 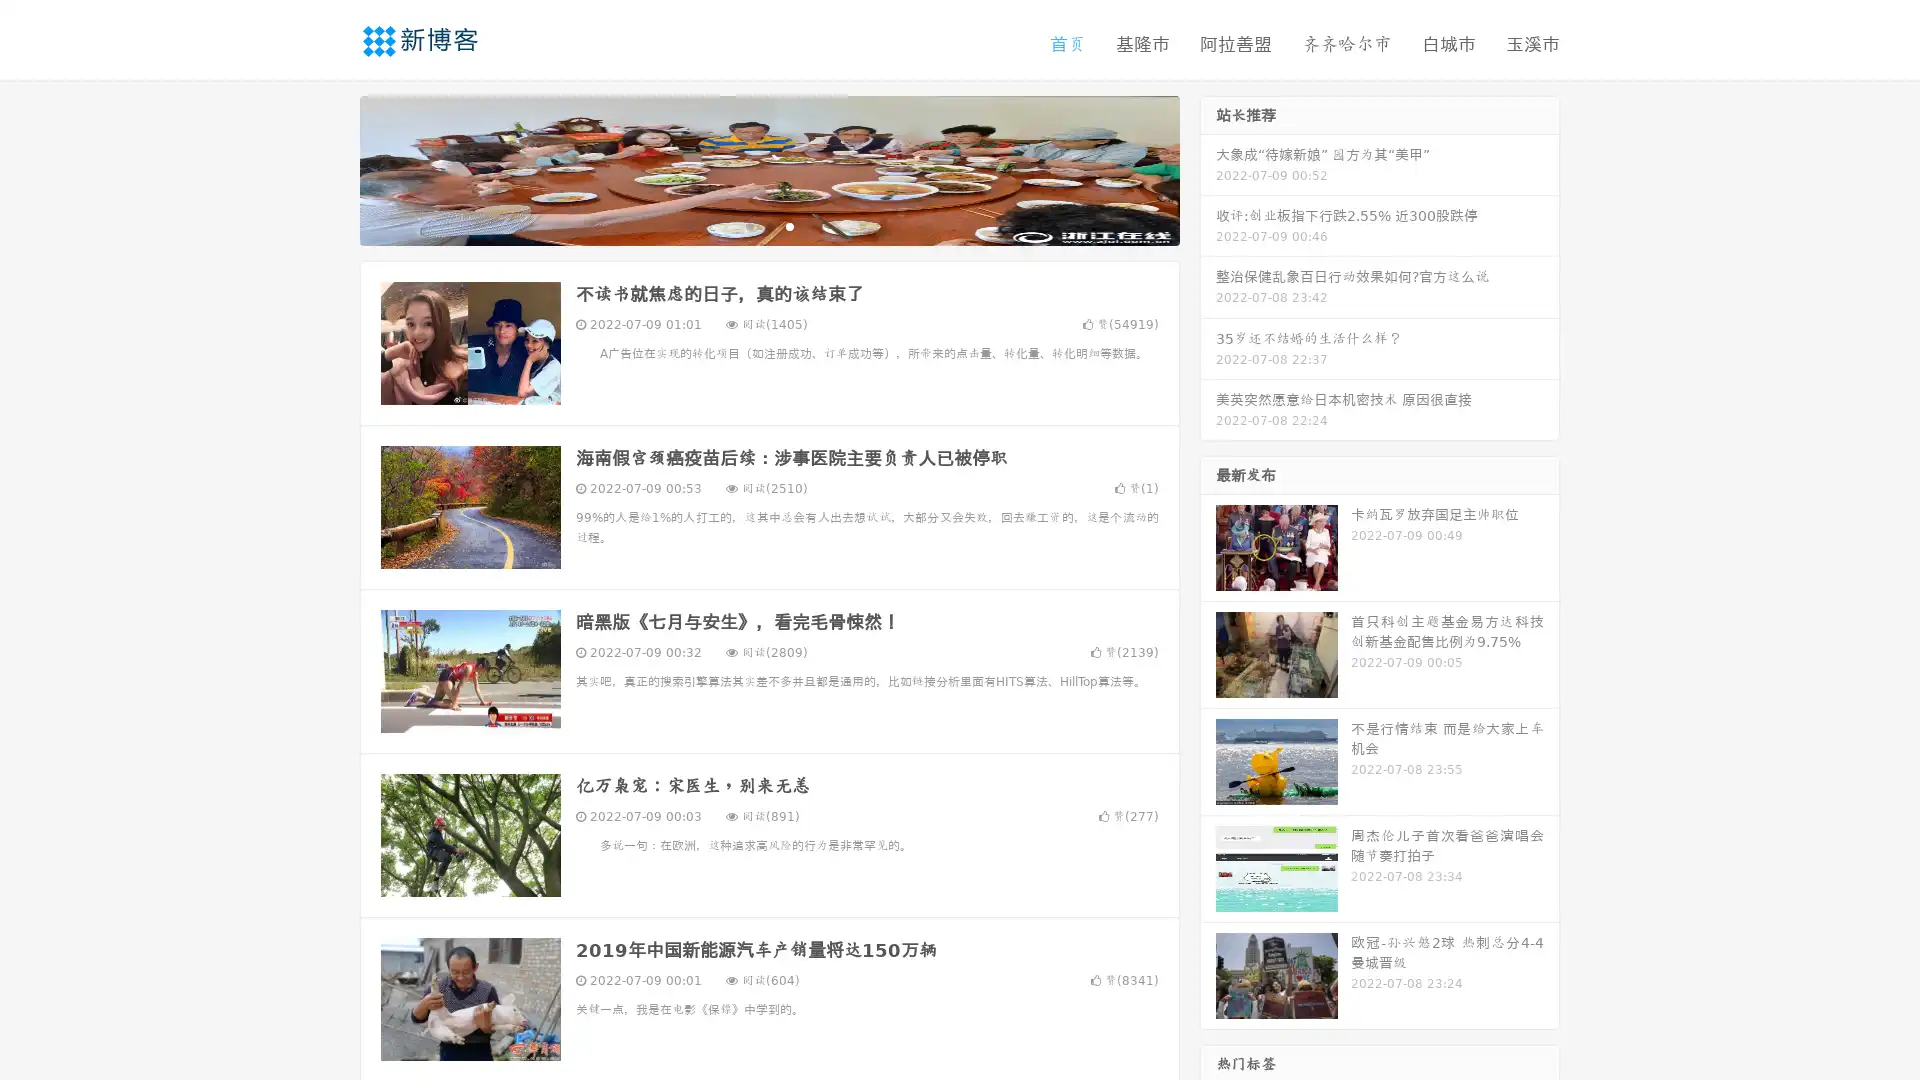 I want to click on Go to slide 3, so click(x=789, y=225).